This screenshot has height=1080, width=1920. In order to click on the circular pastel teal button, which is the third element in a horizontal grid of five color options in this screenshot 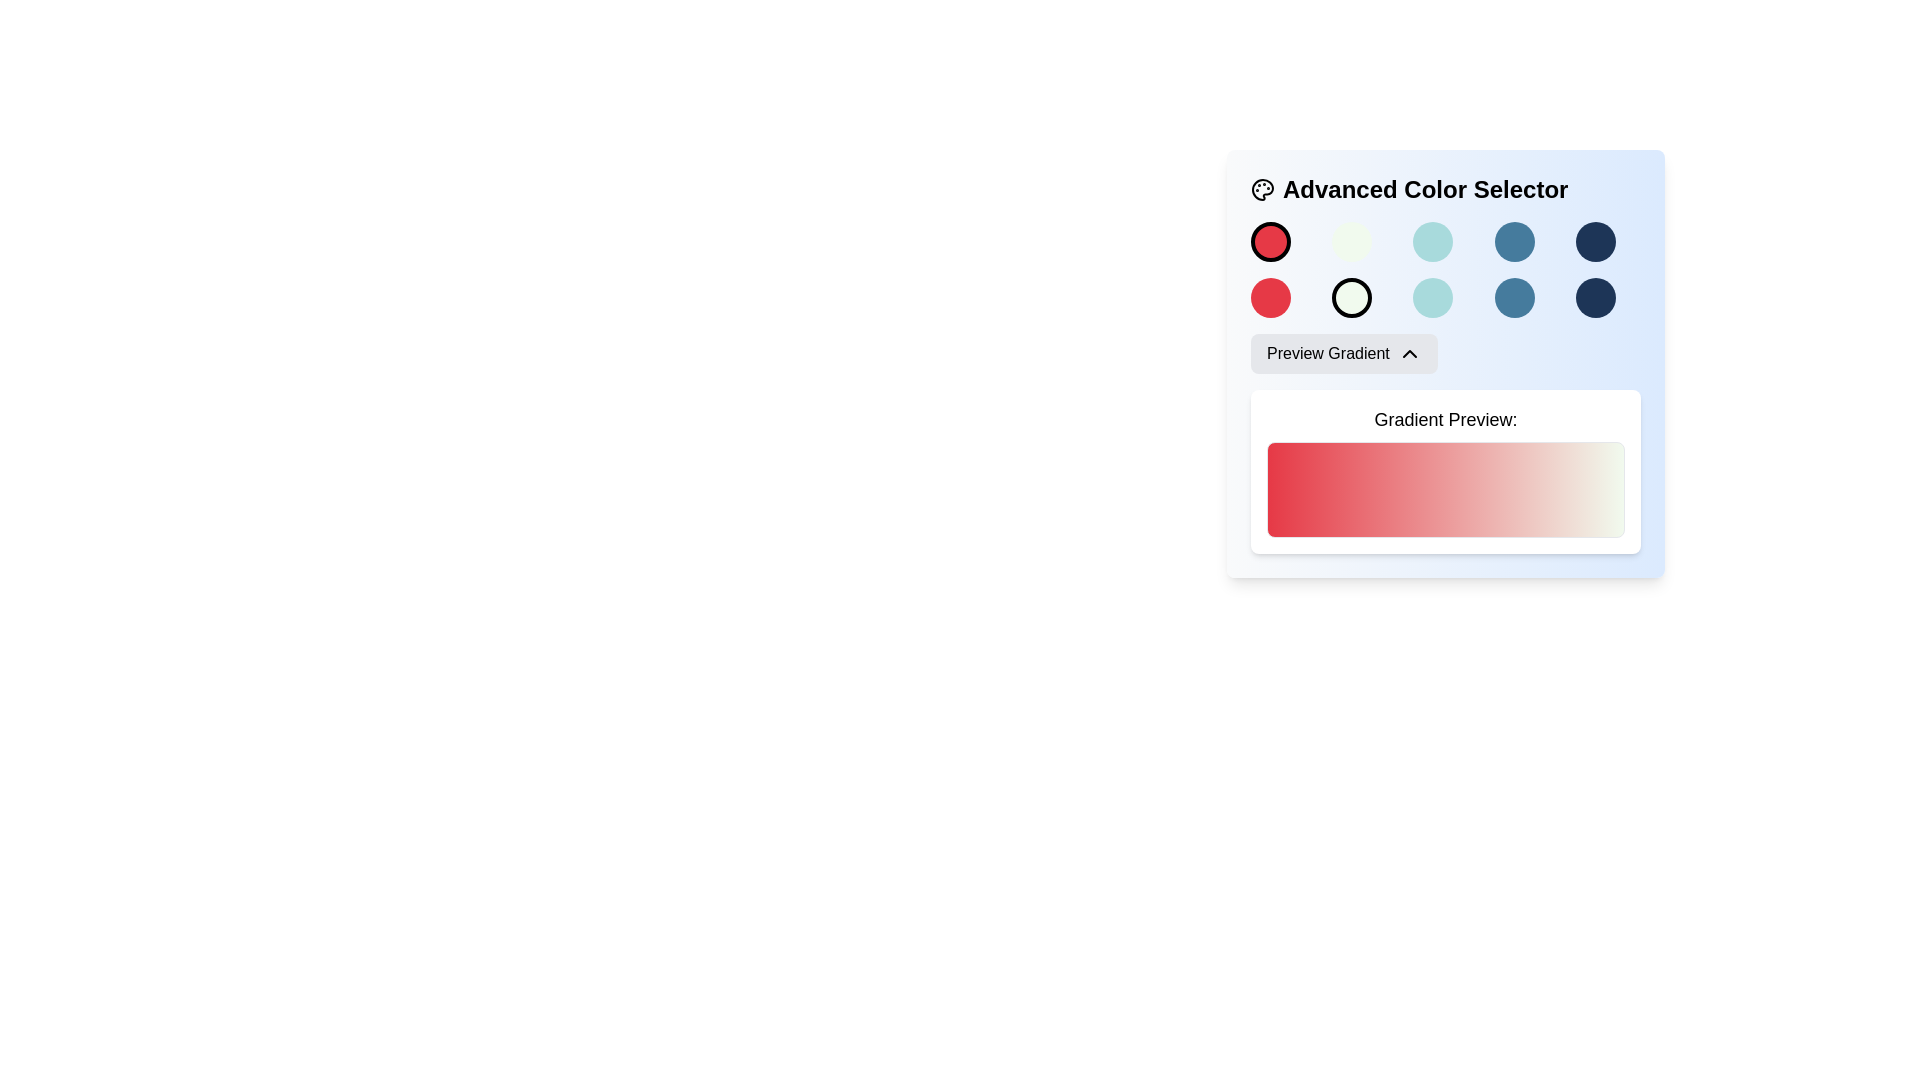, I will do `click(1432, 241)`.